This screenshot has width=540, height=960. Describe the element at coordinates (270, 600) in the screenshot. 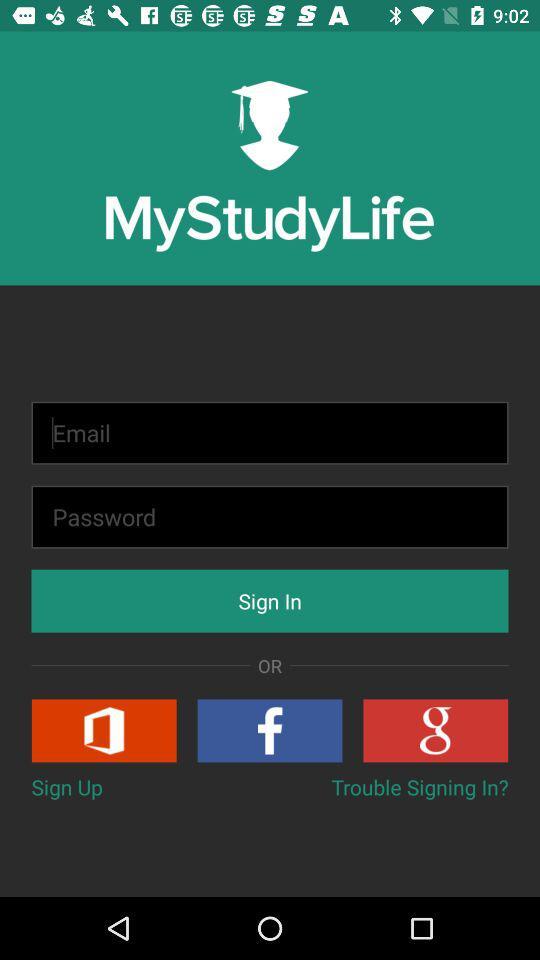

I see `the sign in button` at that location.